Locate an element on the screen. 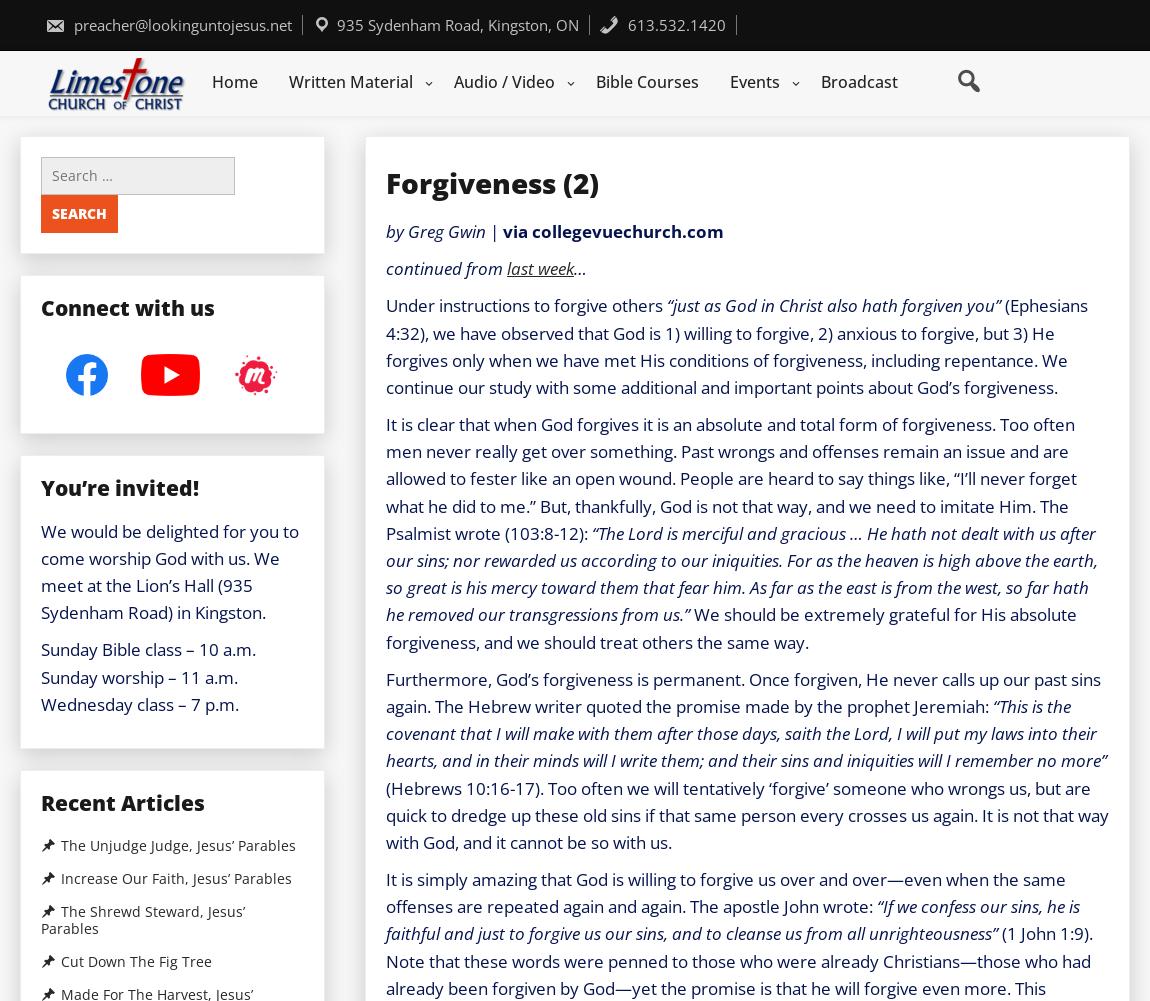 Image resolution: width=1150 pixels, height=1001 pixels. 'all unrighteousness”' is located at coordinates (922, 932).